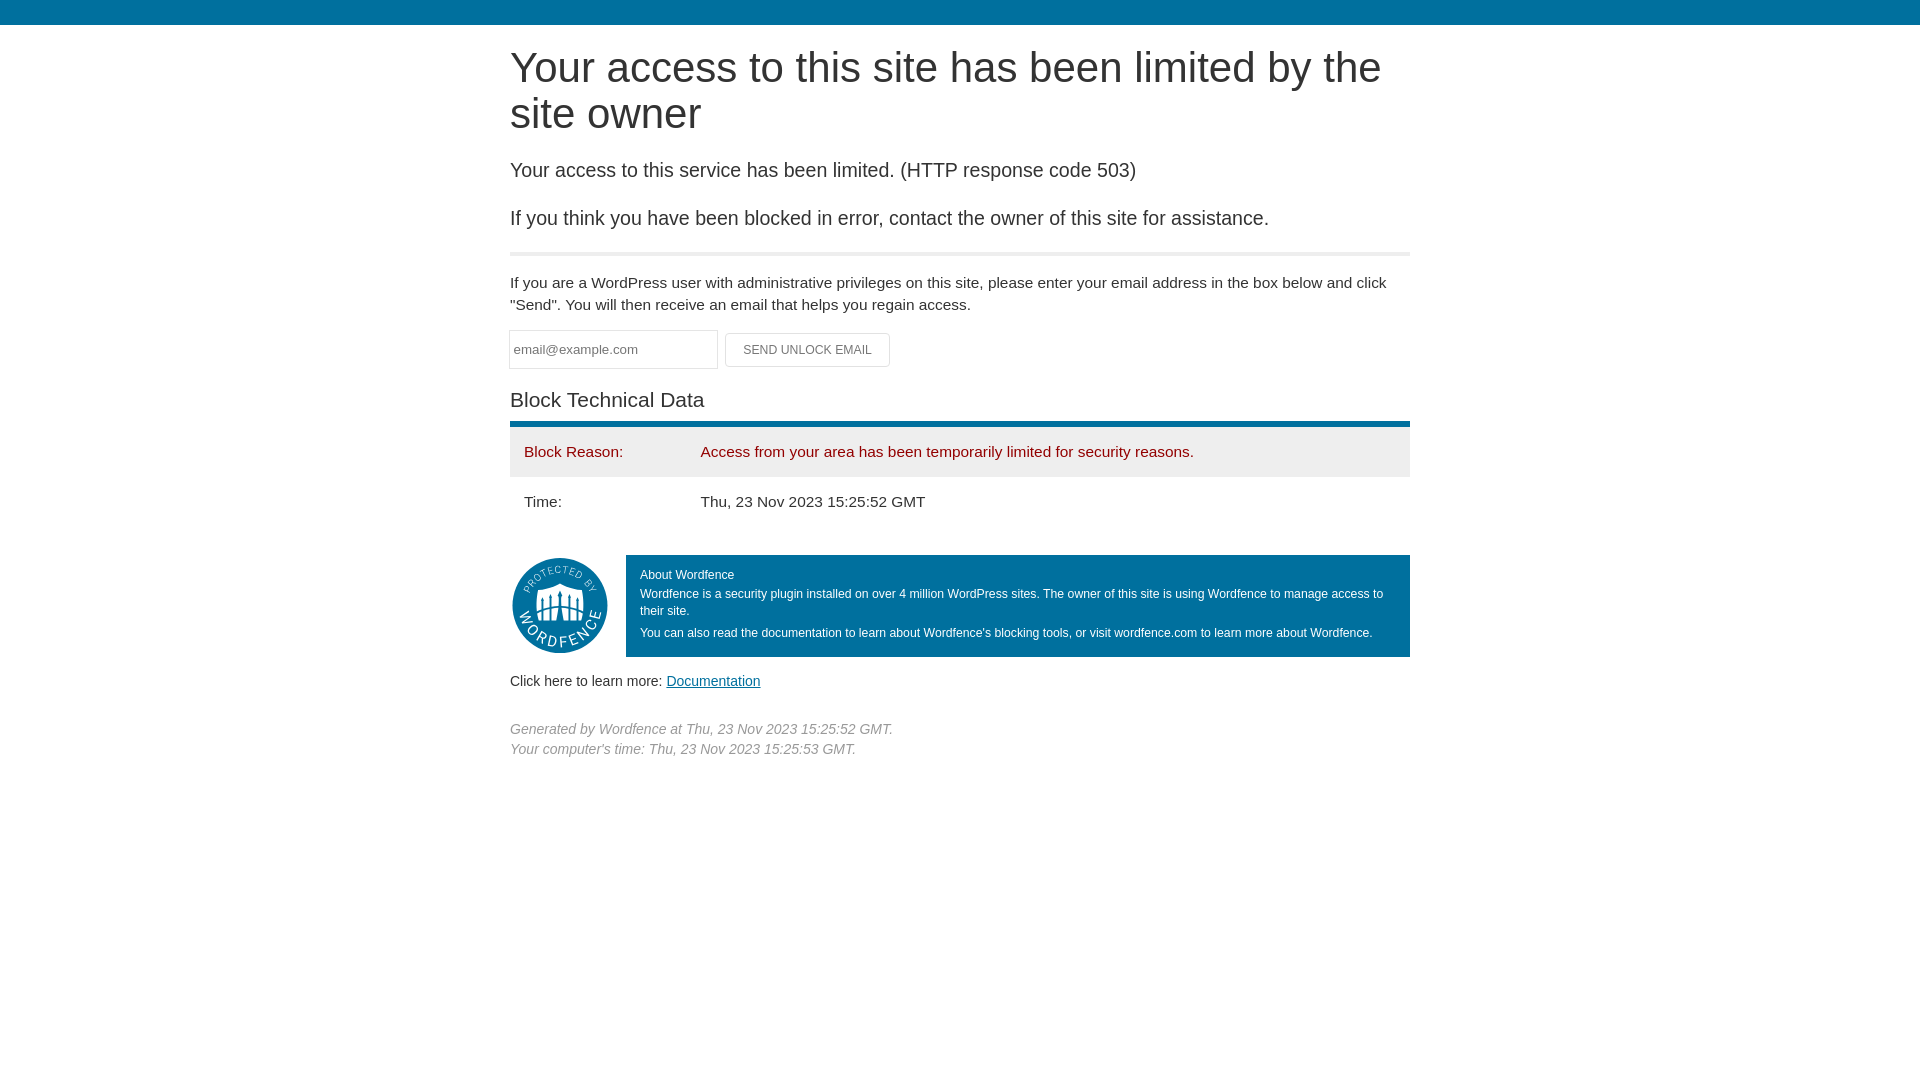  What do you see at coordinates (807, 349) in the screenshot?
I see `'Send Unlock Email'` at bounding box center [807, 349].